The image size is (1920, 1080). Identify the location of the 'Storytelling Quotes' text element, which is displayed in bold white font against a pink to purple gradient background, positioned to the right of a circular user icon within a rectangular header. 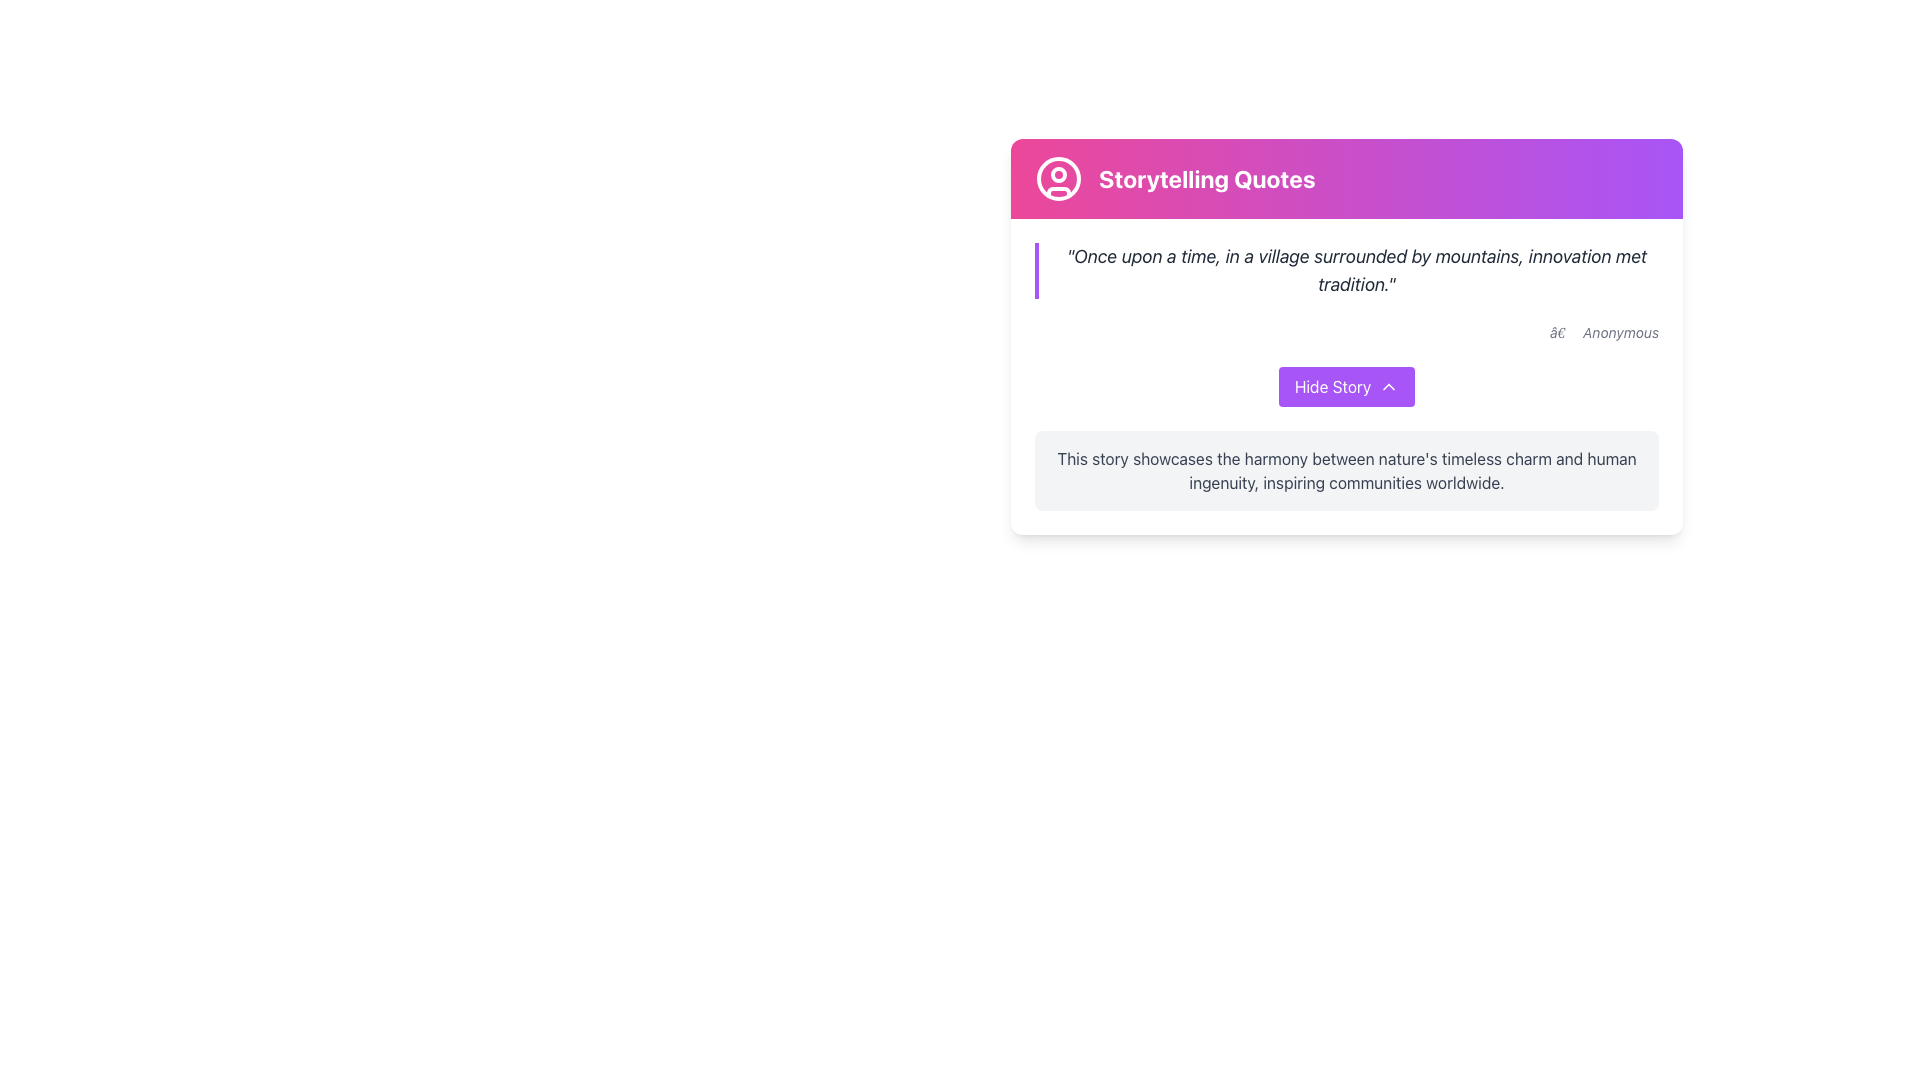
(1206, 177).